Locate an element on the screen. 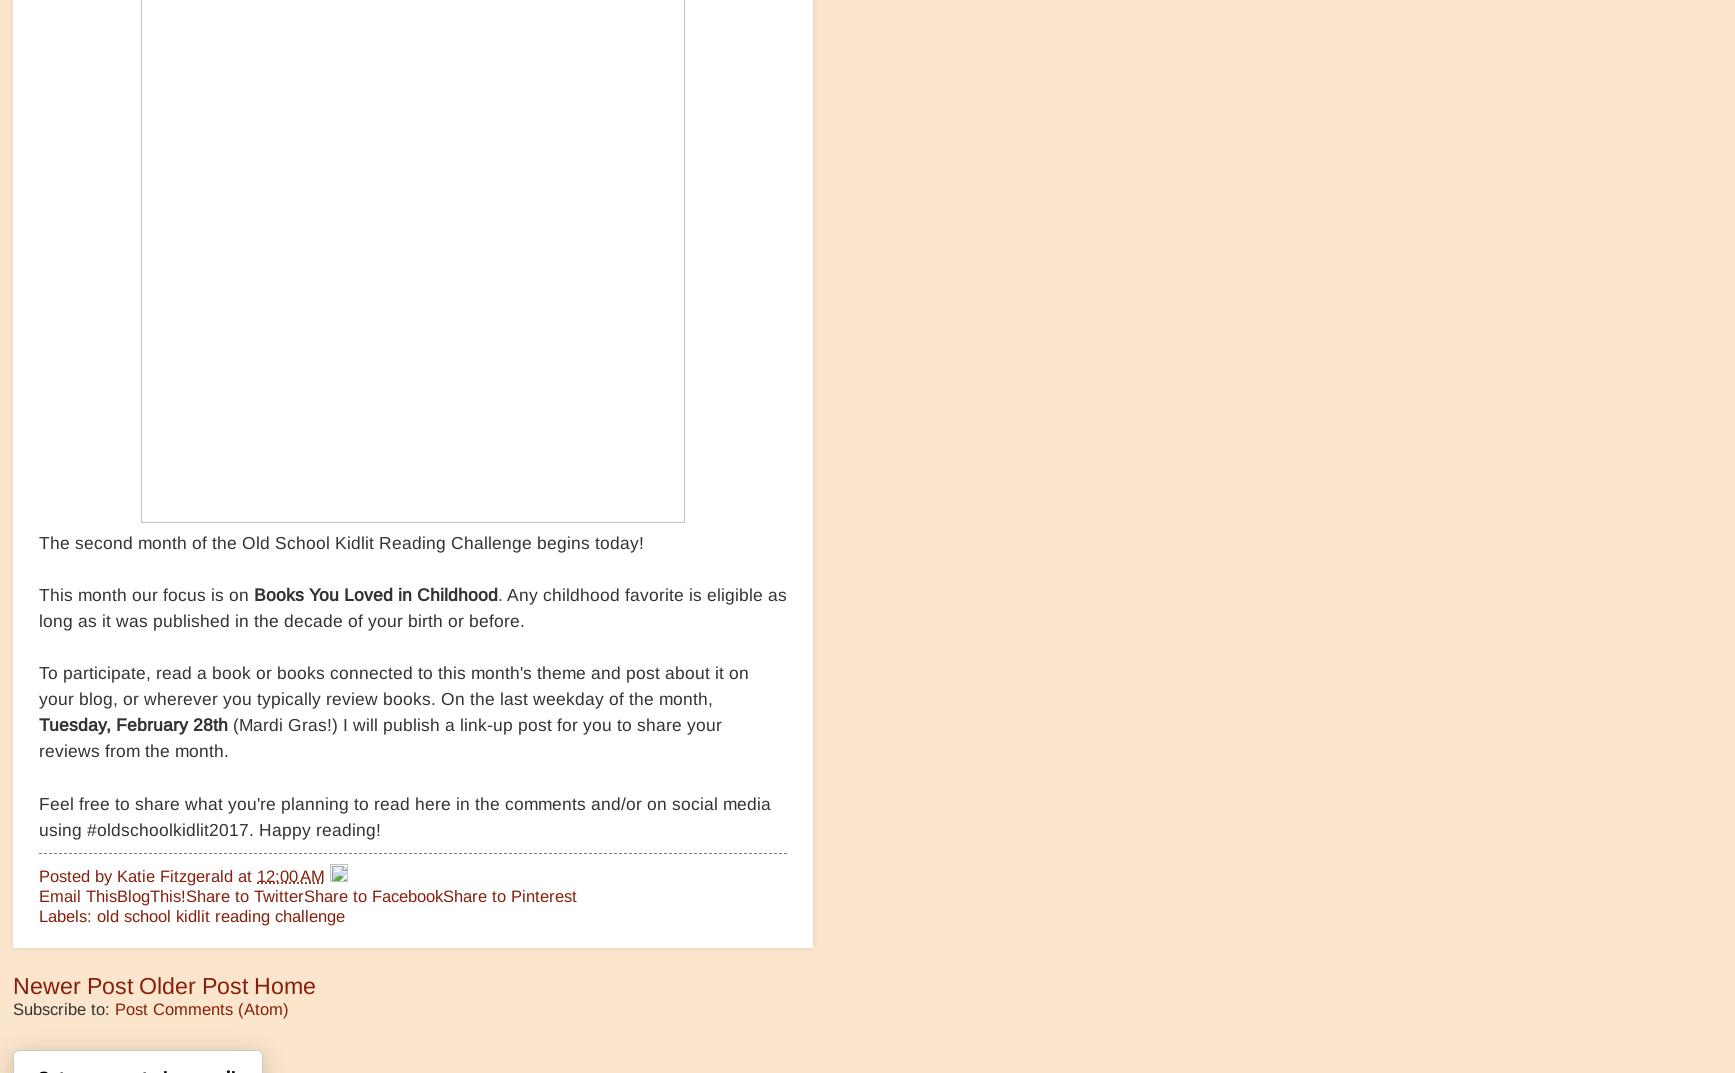 Image resolution: width=1735 pixels, height=1073 pixels. 'The second month of the Old School Kidlit Reading Challenge begins today!' is located at coordinates (341, 541).